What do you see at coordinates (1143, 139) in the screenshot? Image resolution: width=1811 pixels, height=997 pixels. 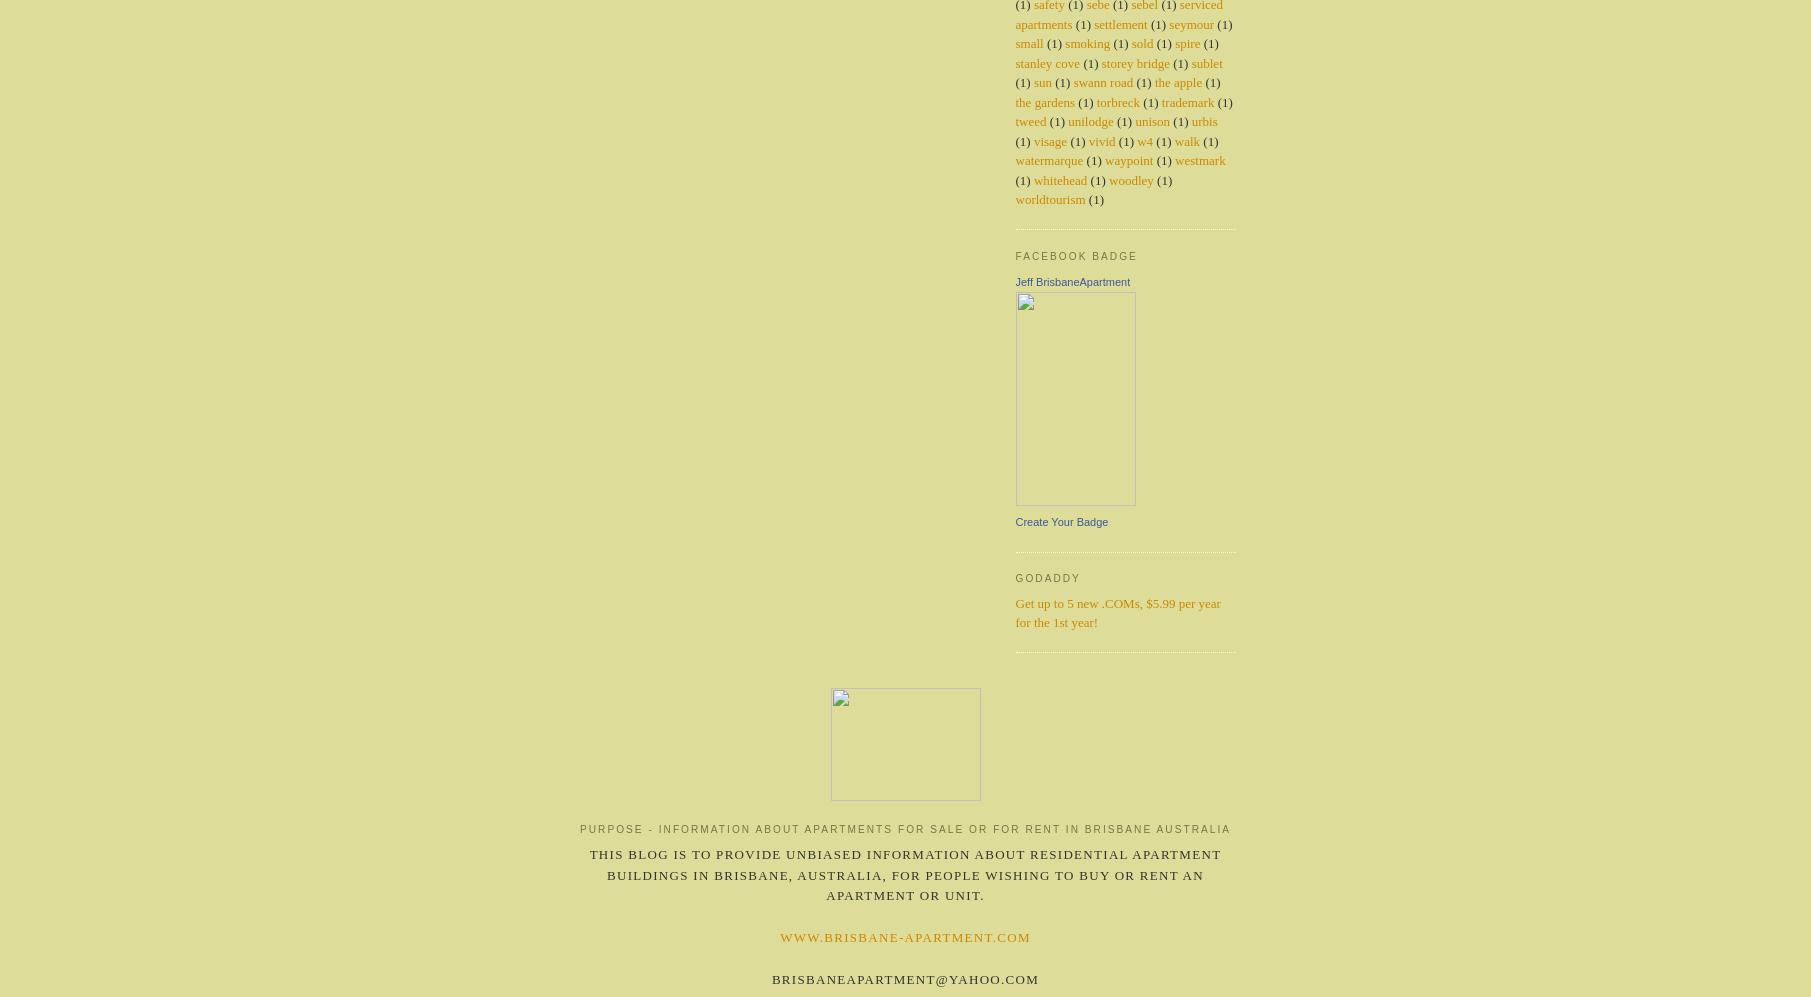 I see `'w4'` at bounding box center [1143, 139].